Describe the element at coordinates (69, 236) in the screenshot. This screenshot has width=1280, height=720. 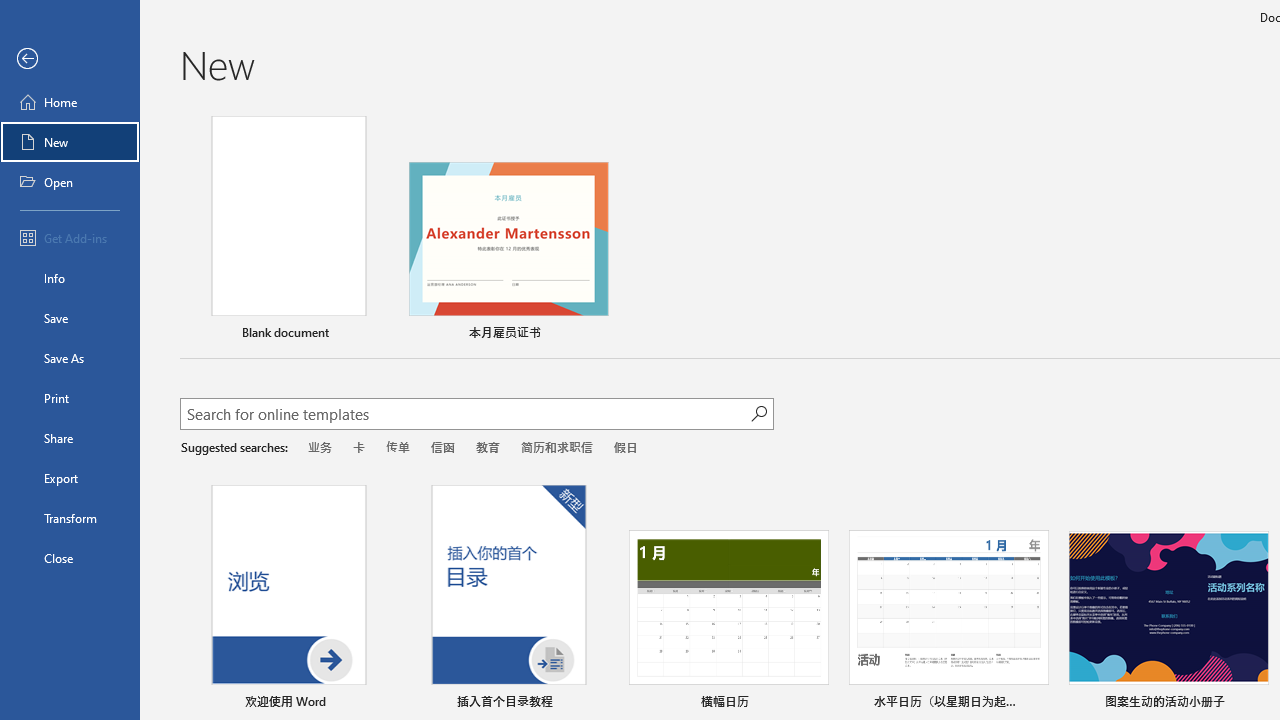
I see `'Get Add-ins'` at that location.